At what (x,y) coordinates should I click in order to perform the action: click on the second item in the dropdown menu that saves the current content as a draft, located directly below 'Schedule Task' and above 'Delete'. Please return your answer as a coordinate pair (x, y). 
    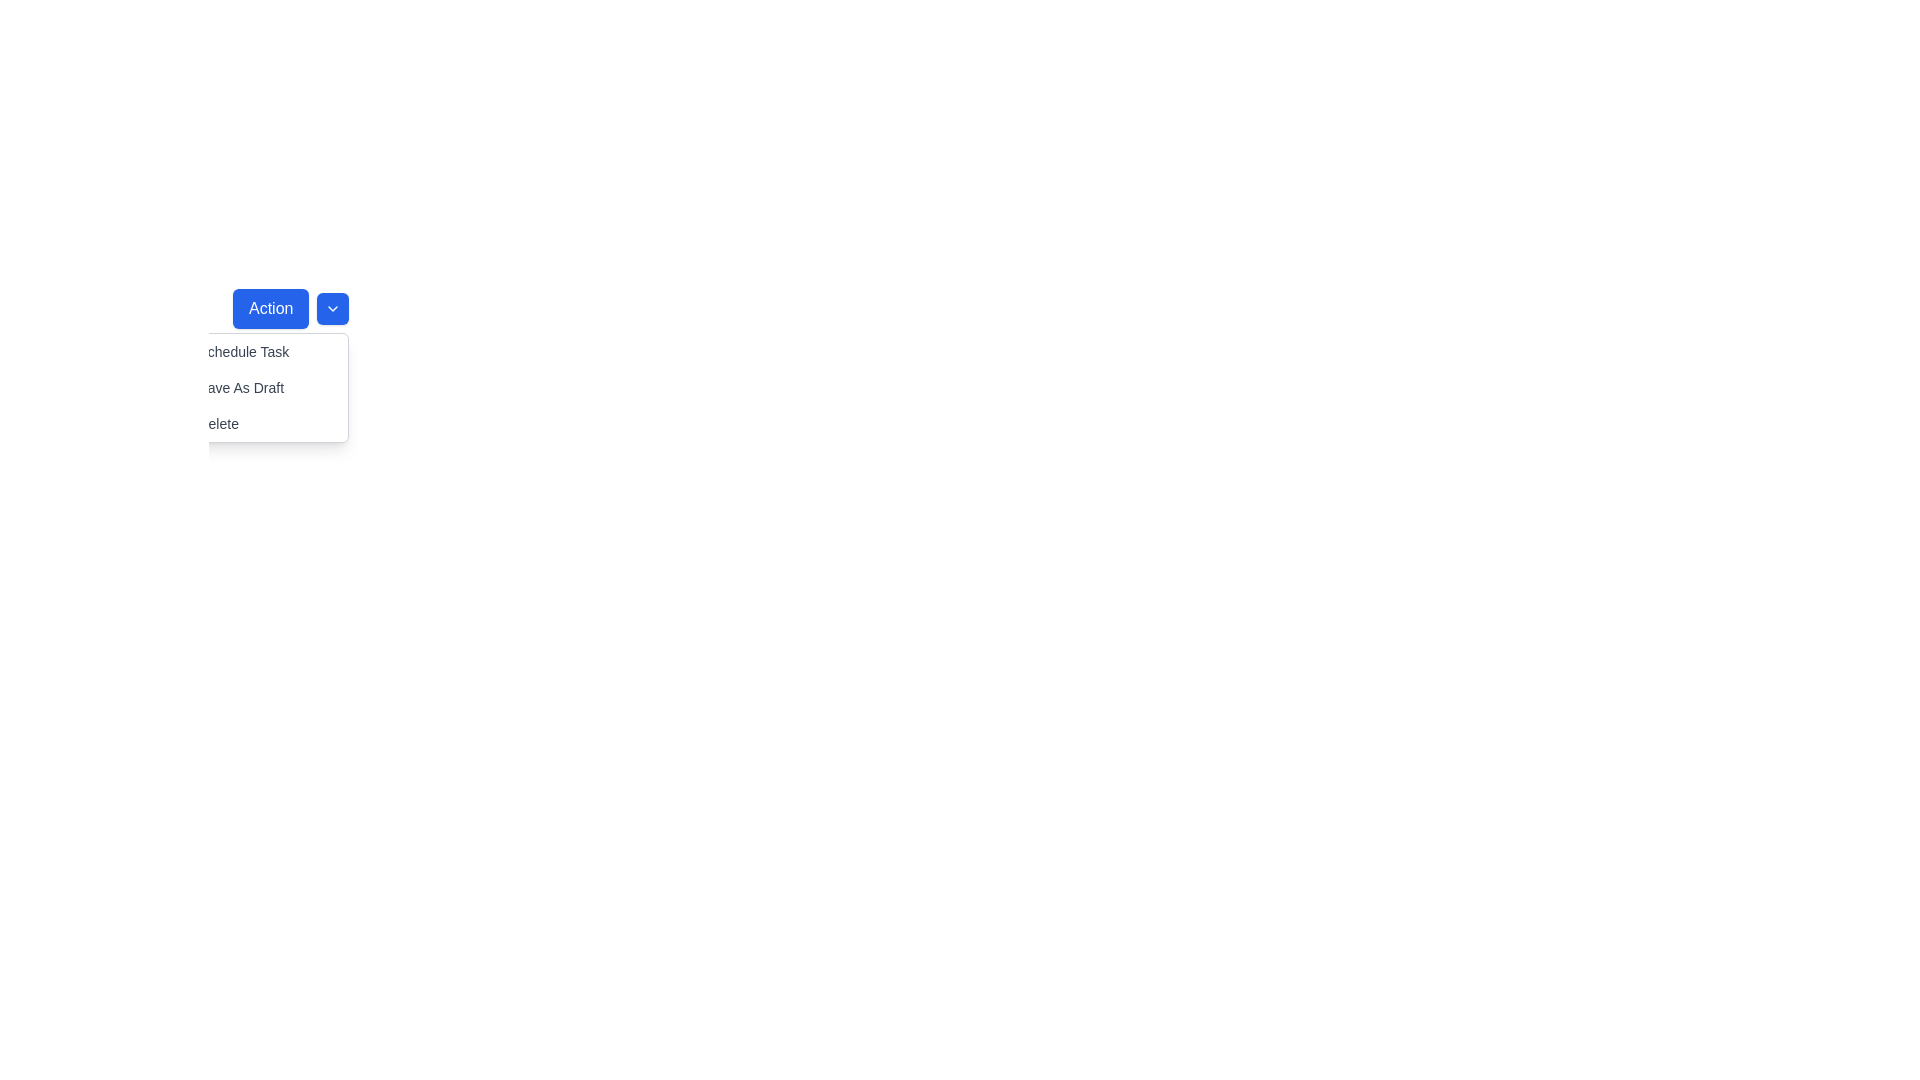
    Looking at the image, I should click on (252, 388).